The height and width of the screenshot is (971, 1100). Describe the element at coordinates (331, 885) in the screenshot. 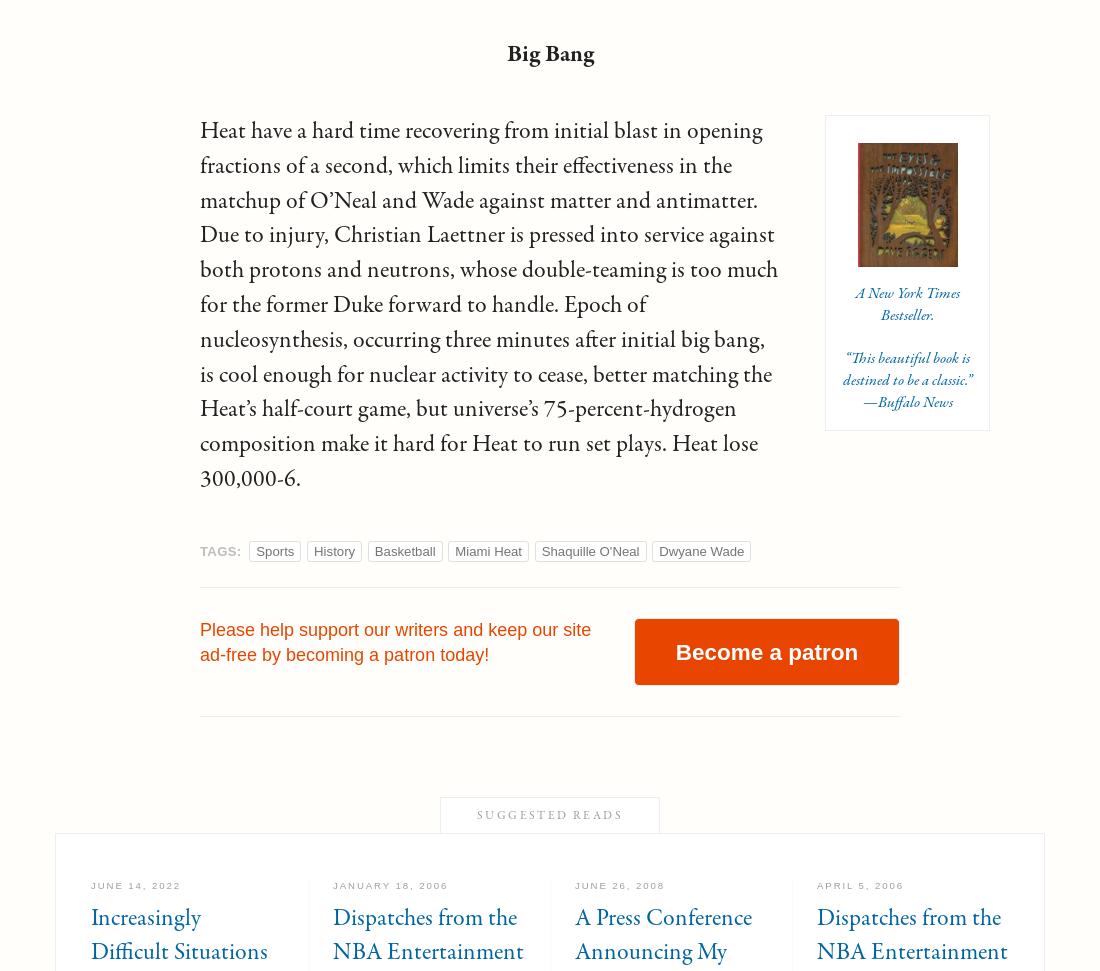

I see `'January 18, 2006'` at that location.